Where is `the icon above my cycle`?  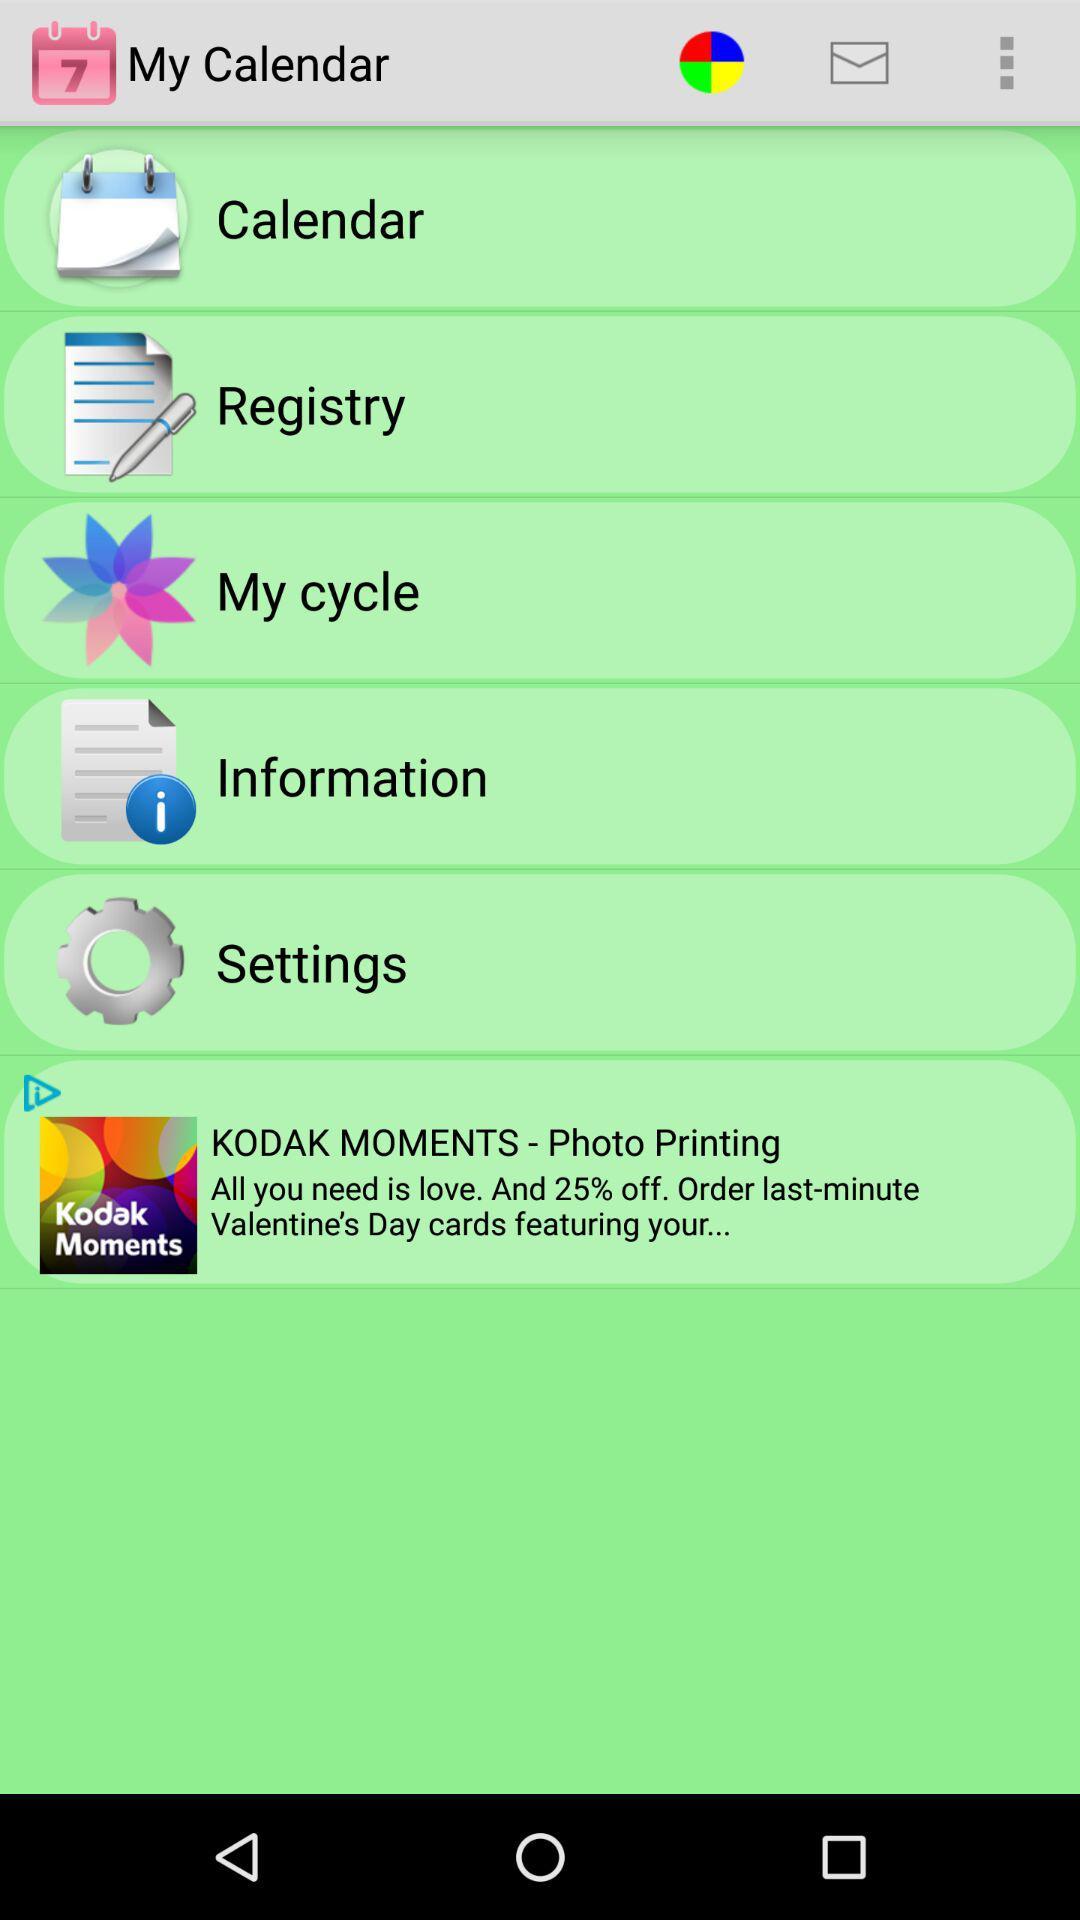 the icon above my cycle is located at coordinates (310, 402).